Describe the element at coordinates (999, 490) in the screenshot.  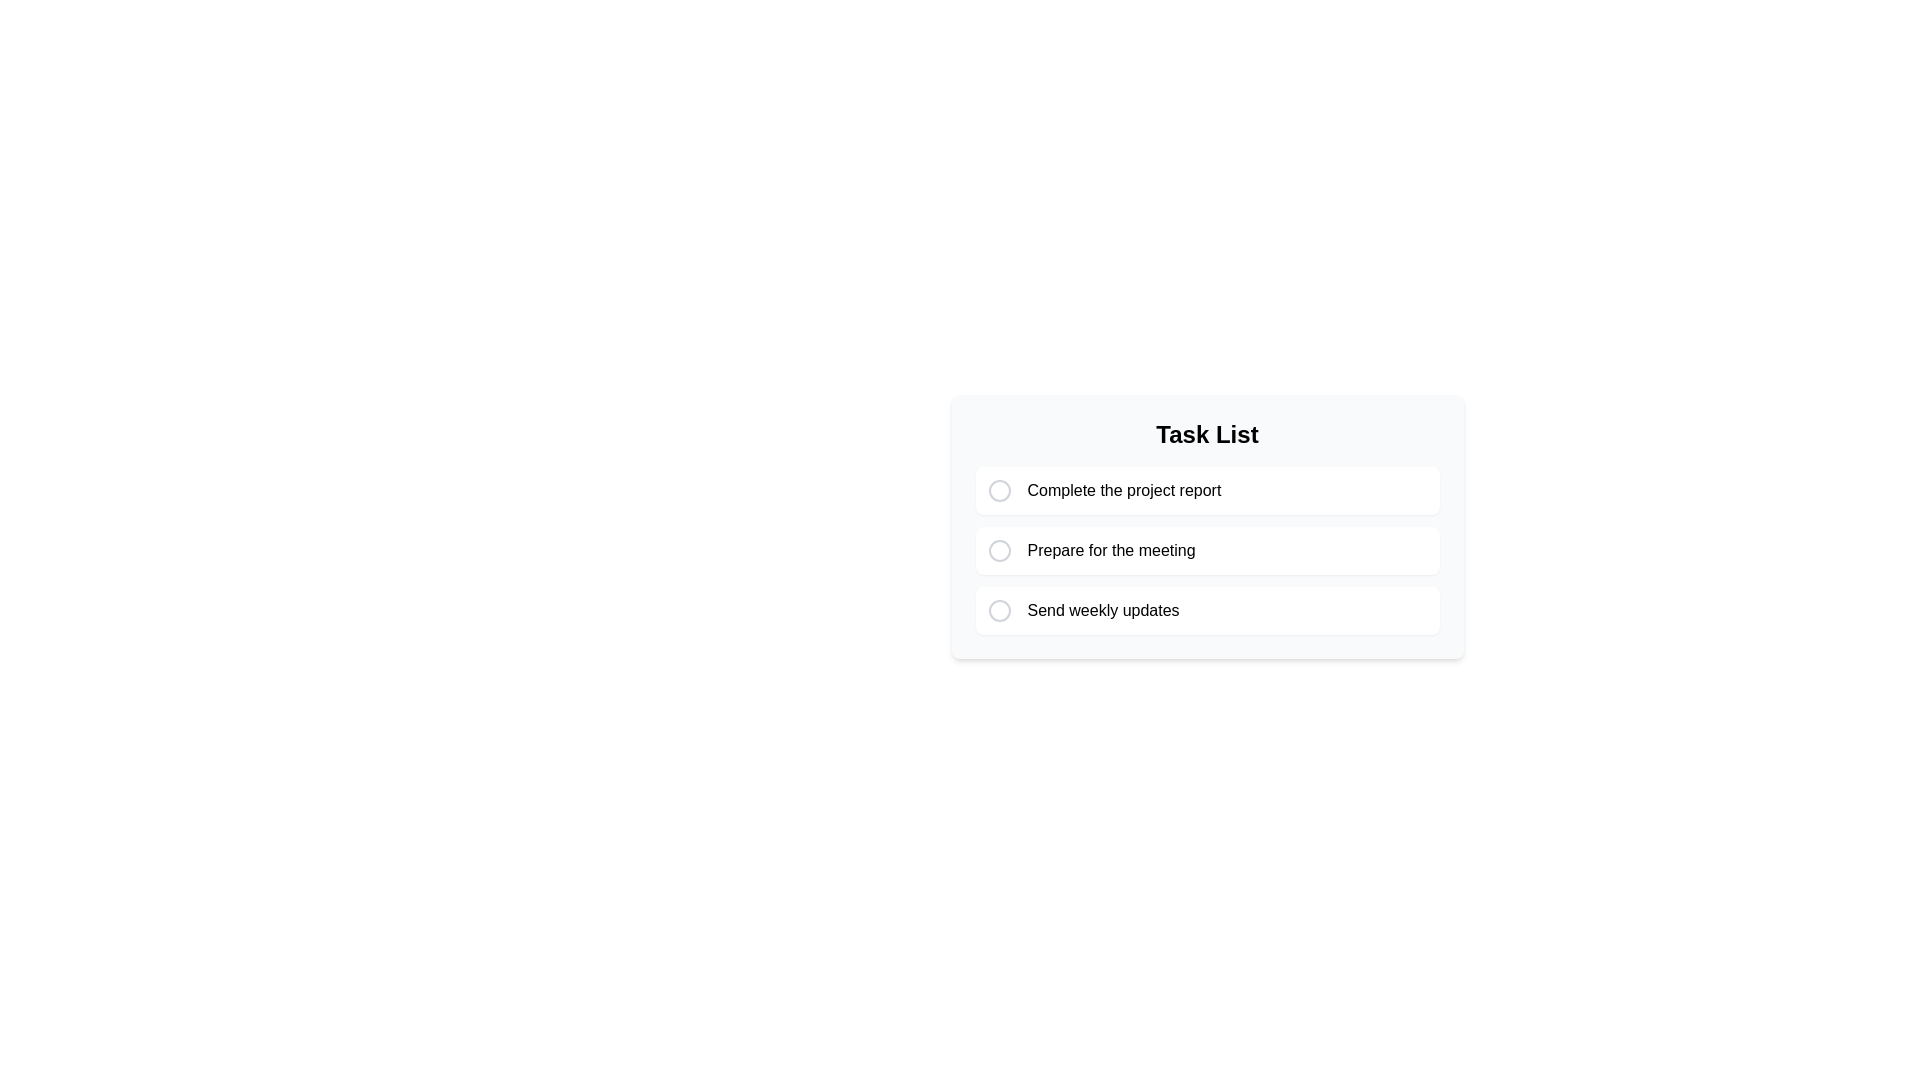
I see `the circular outline icon with a gray stroke` at that location.